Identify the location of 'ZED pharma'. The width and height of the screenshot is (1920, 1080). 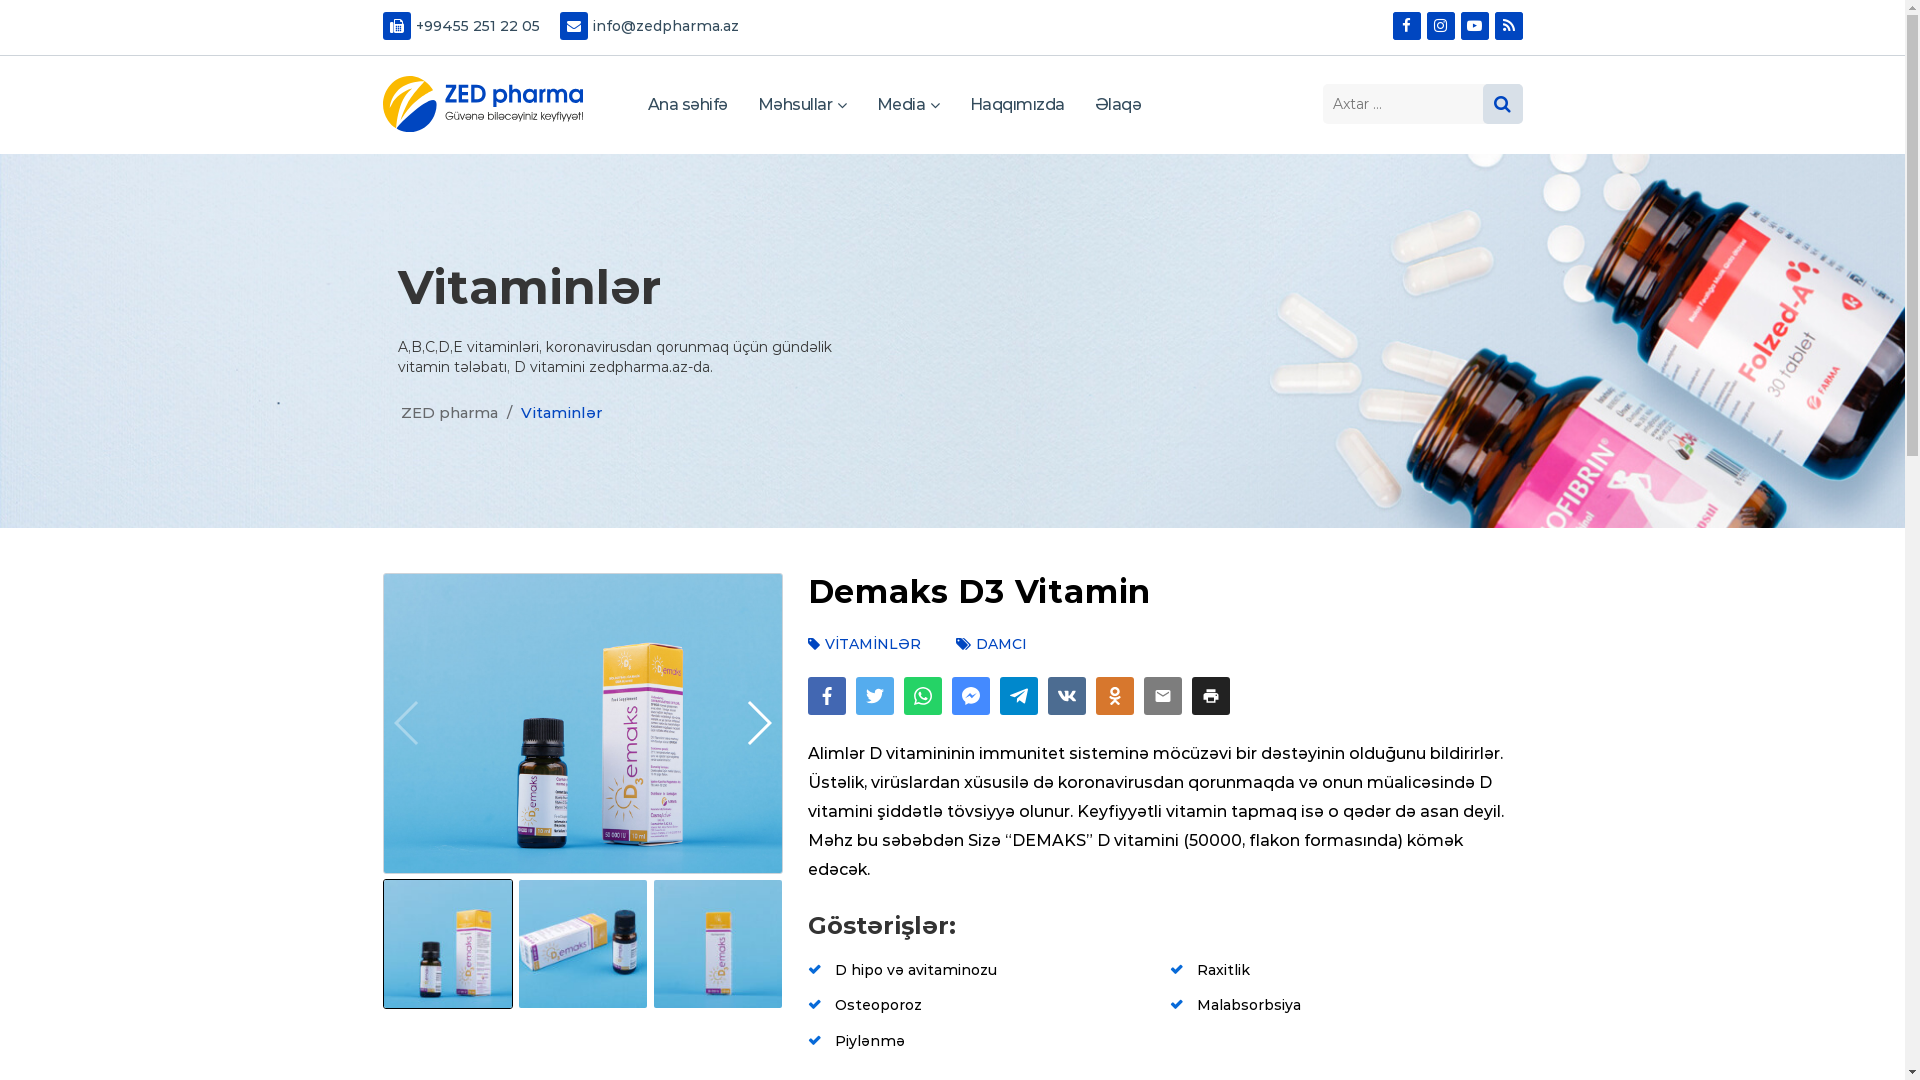
(481, 104).